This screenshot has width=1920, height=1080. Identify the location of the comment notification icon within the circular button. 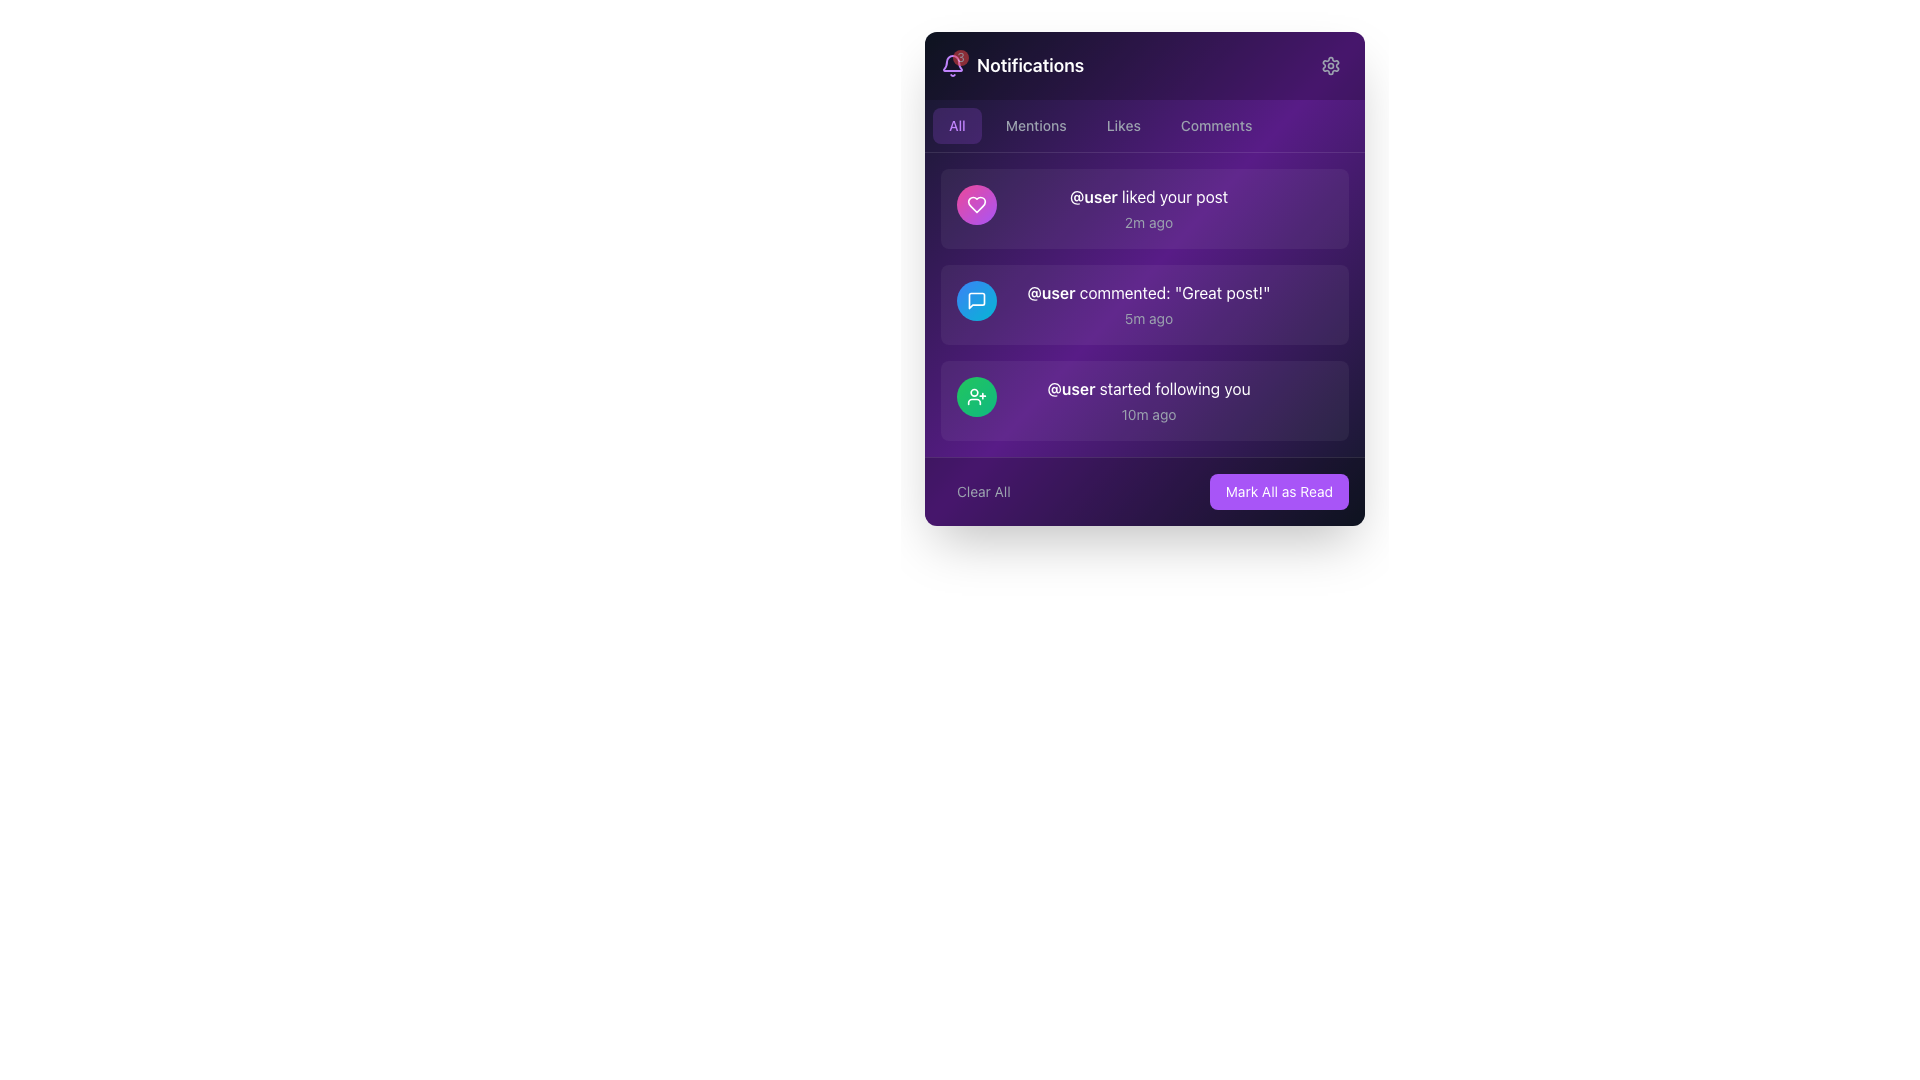
(977, 300).